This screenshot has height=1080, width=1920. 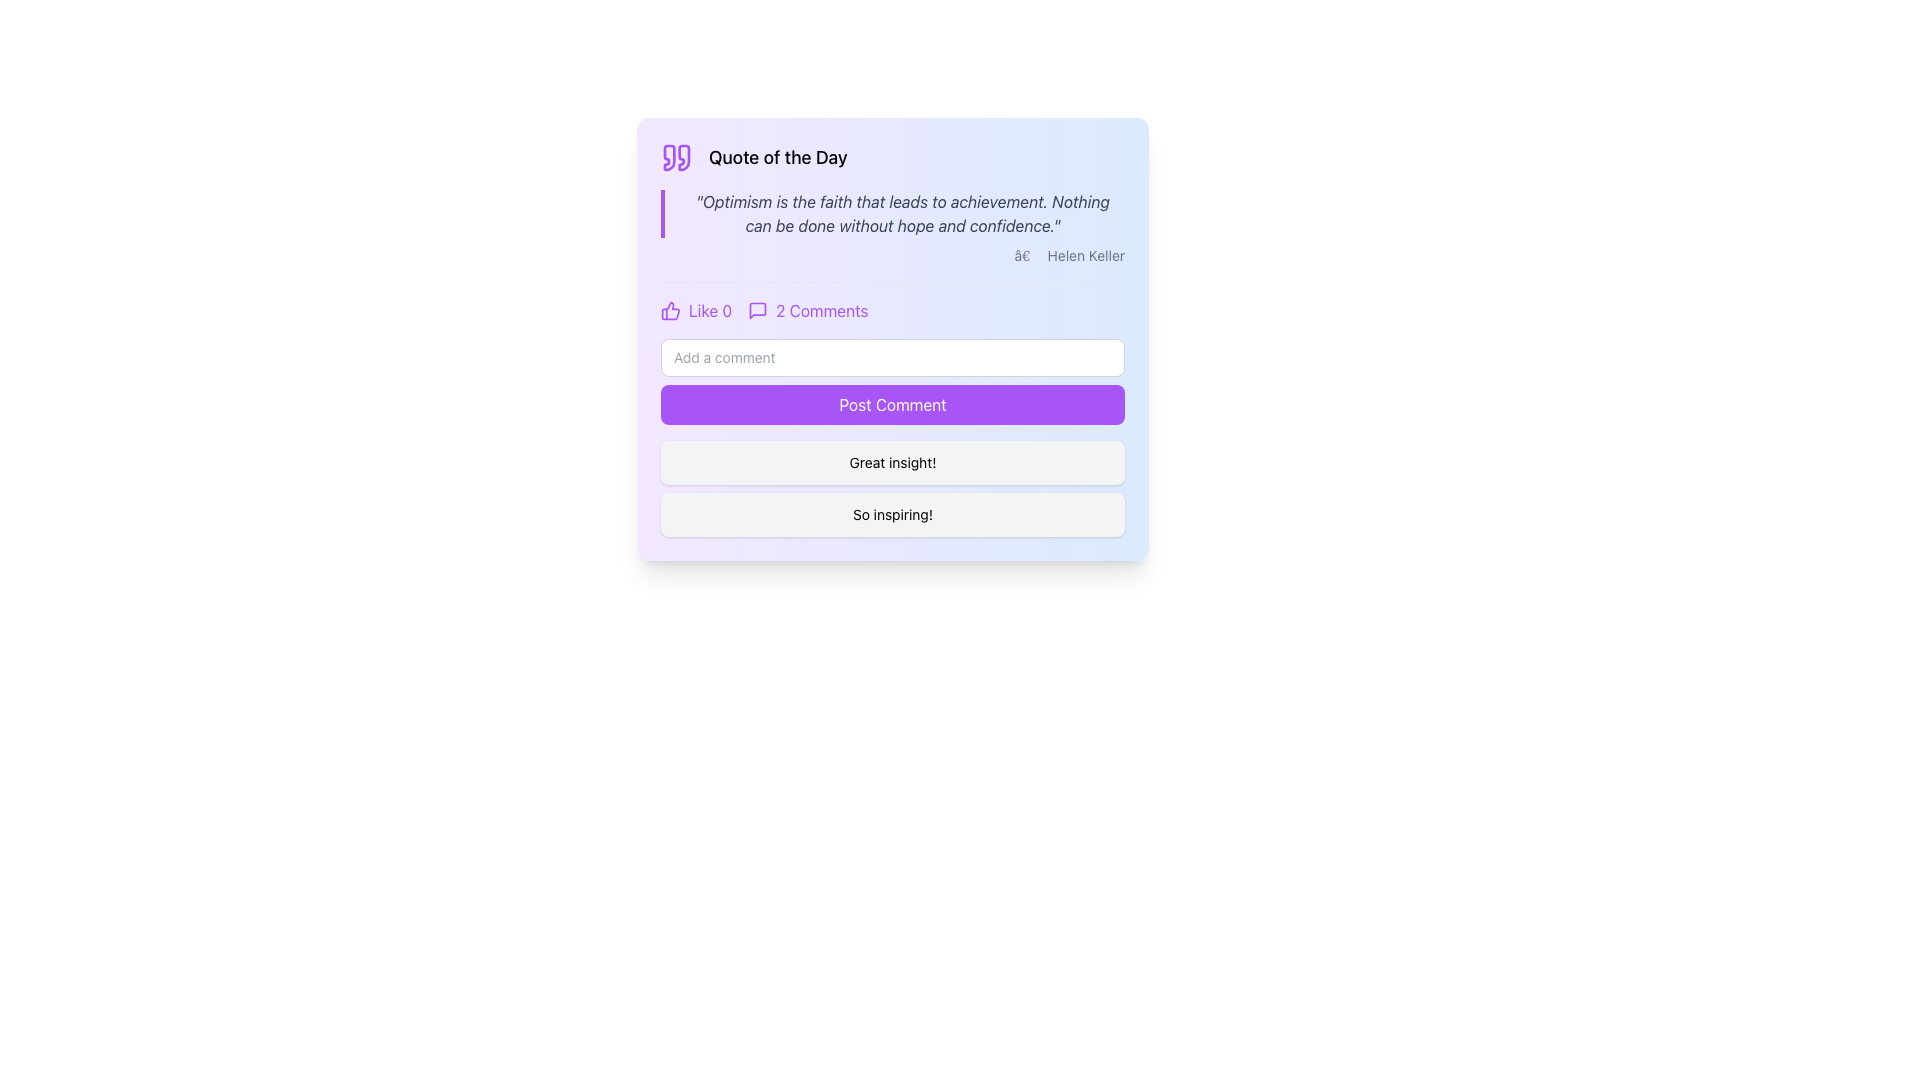 What do you see at coordinates (891, 302) in the screenshot?
I see `the 'Like' button within the interactive components of the 'Quote of the Day' card` at bounding box center [891, 302].